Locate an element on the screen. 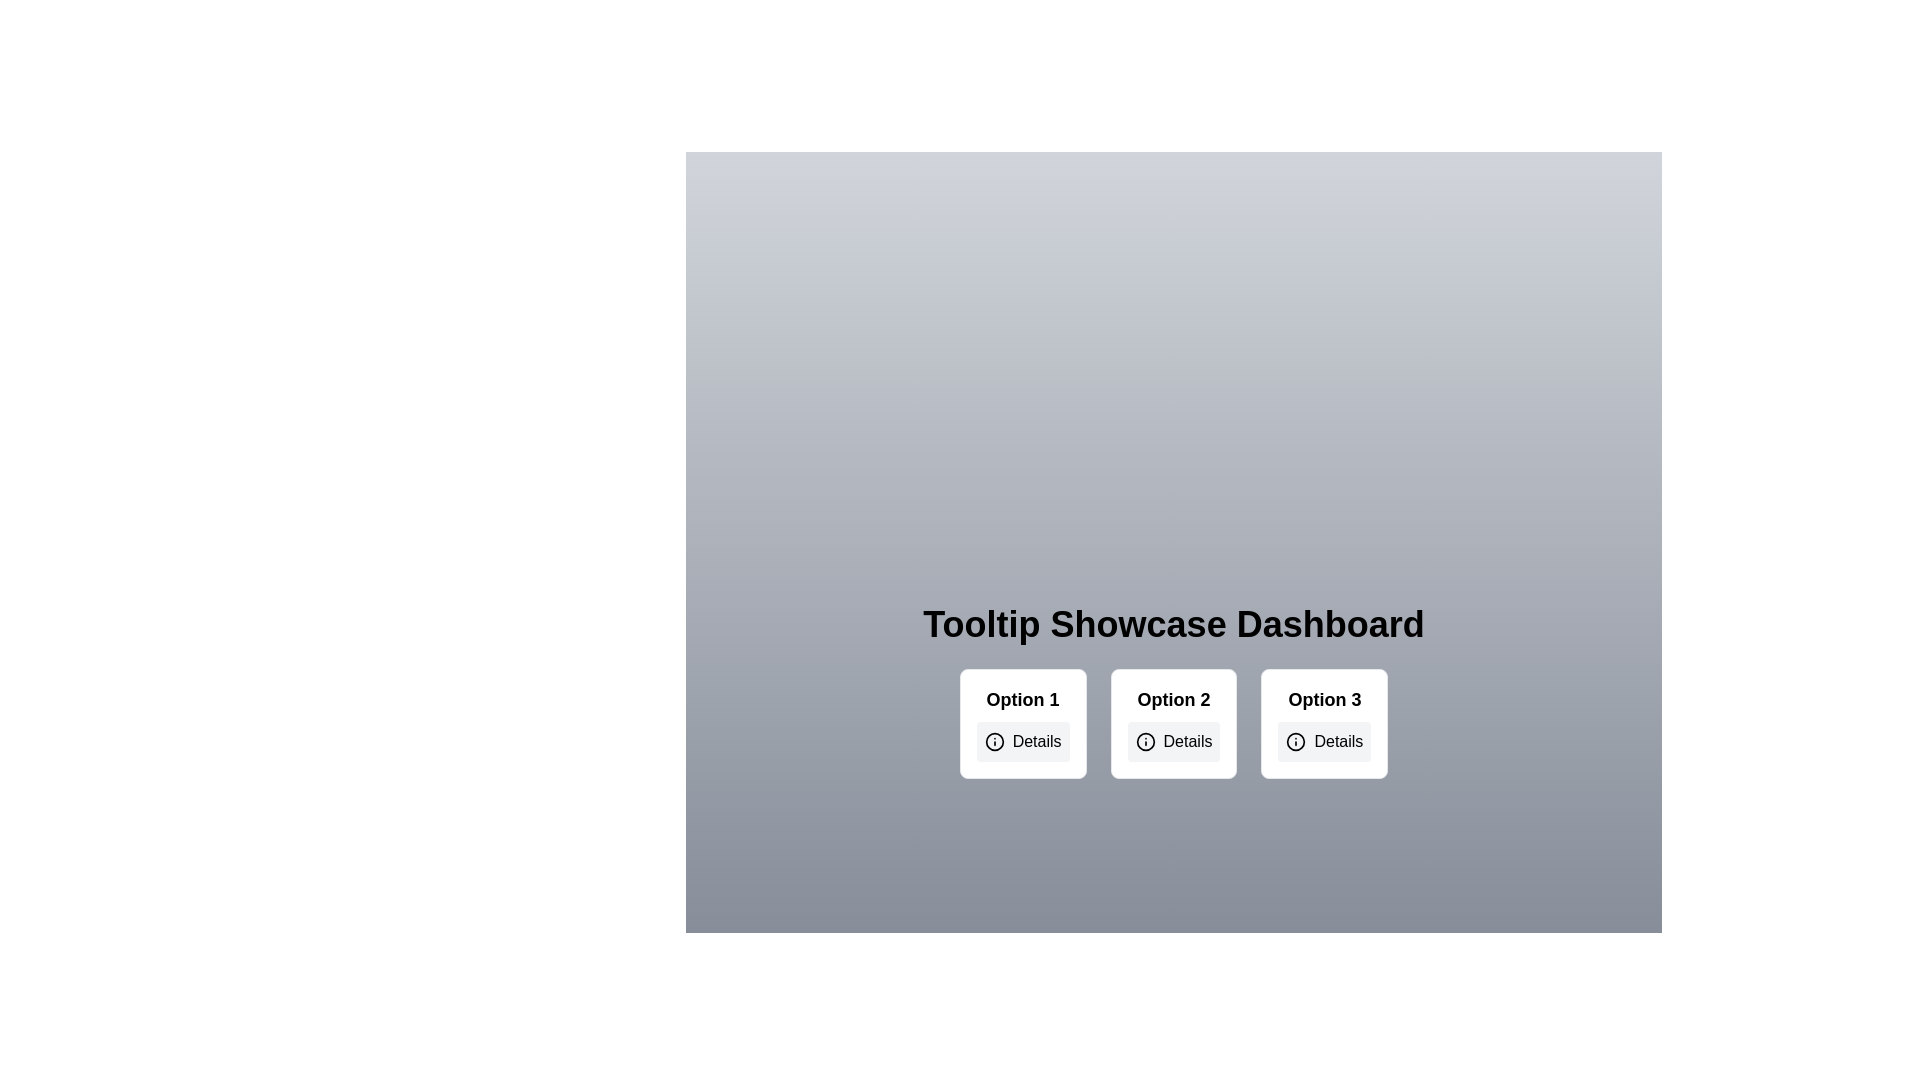 The height and width of the screenshot is (1080, 1920). the decorative icon inside the leftmost 'Details' button beneath the 'Option 1' header is located at coordinates (994, 741).